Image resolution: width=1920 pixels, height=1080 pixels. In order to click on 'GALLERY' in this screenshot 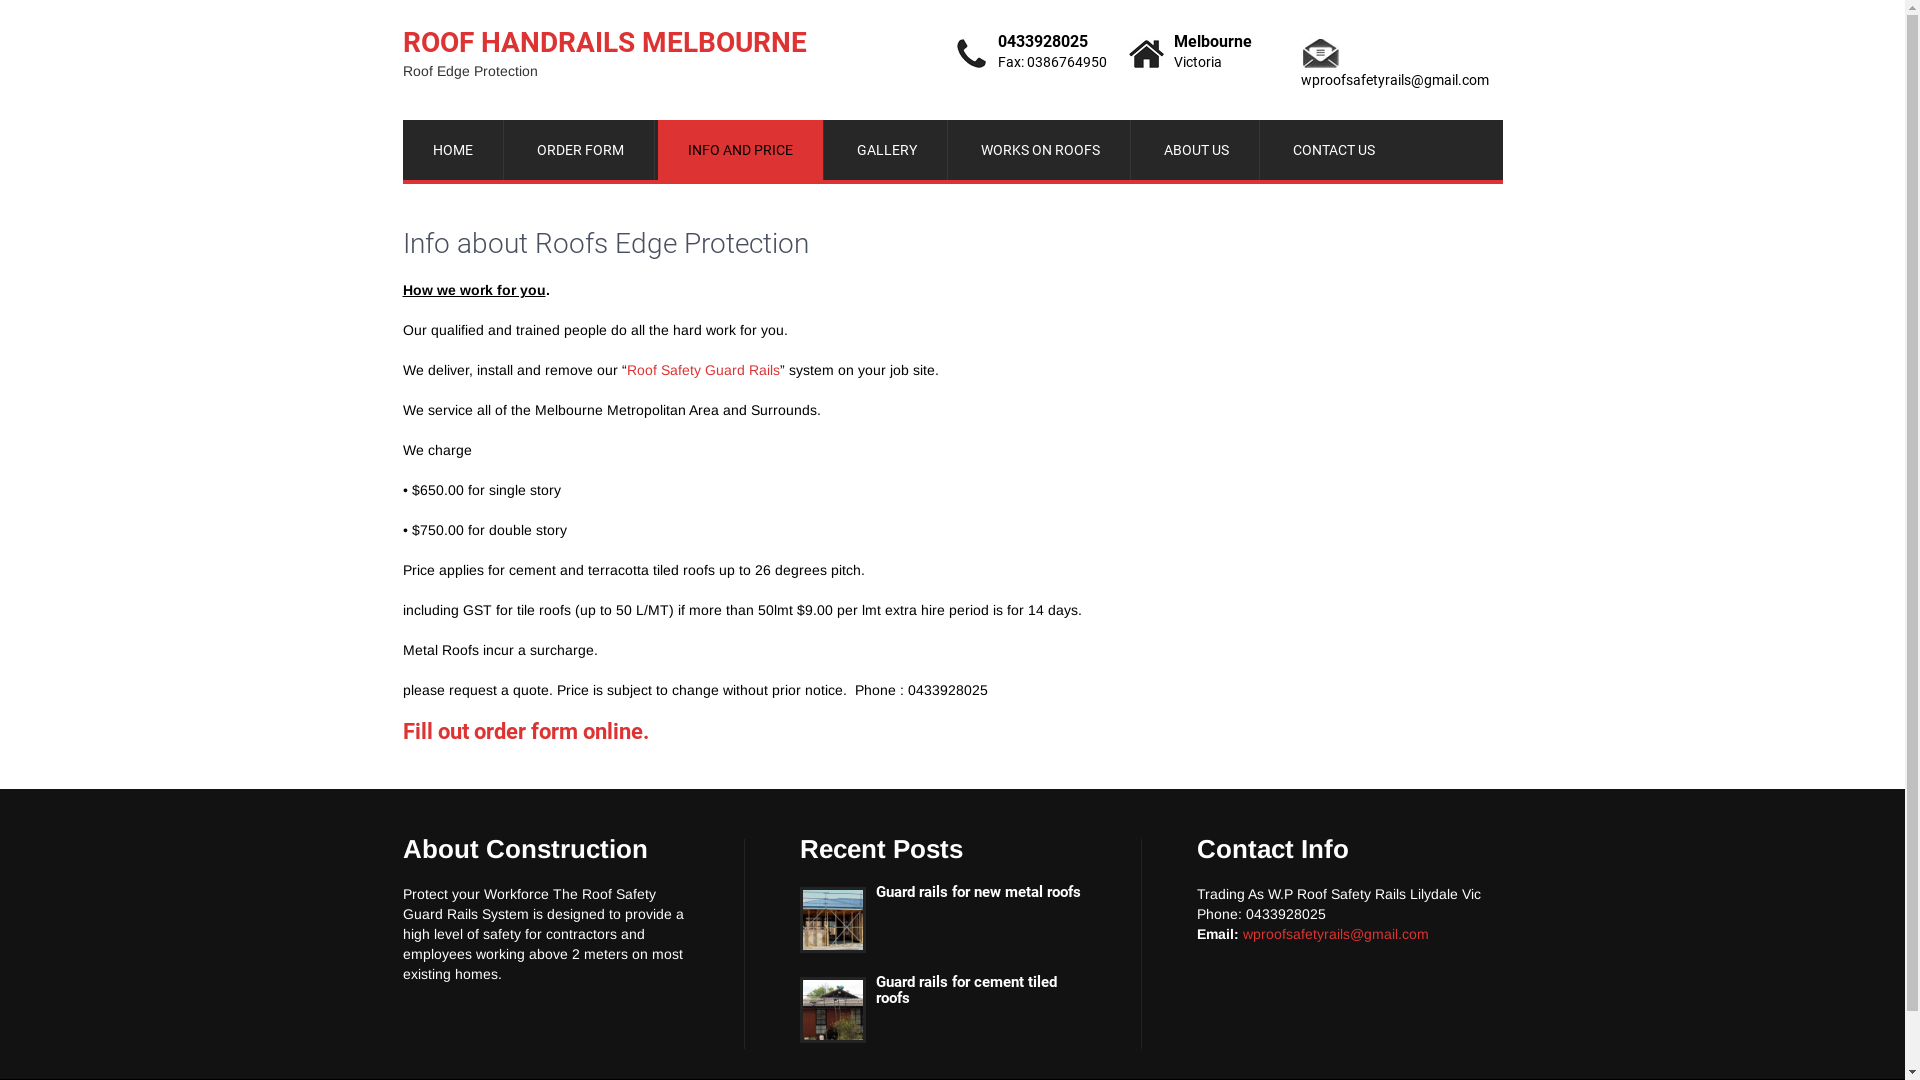, I will do `click(885, 149)`.